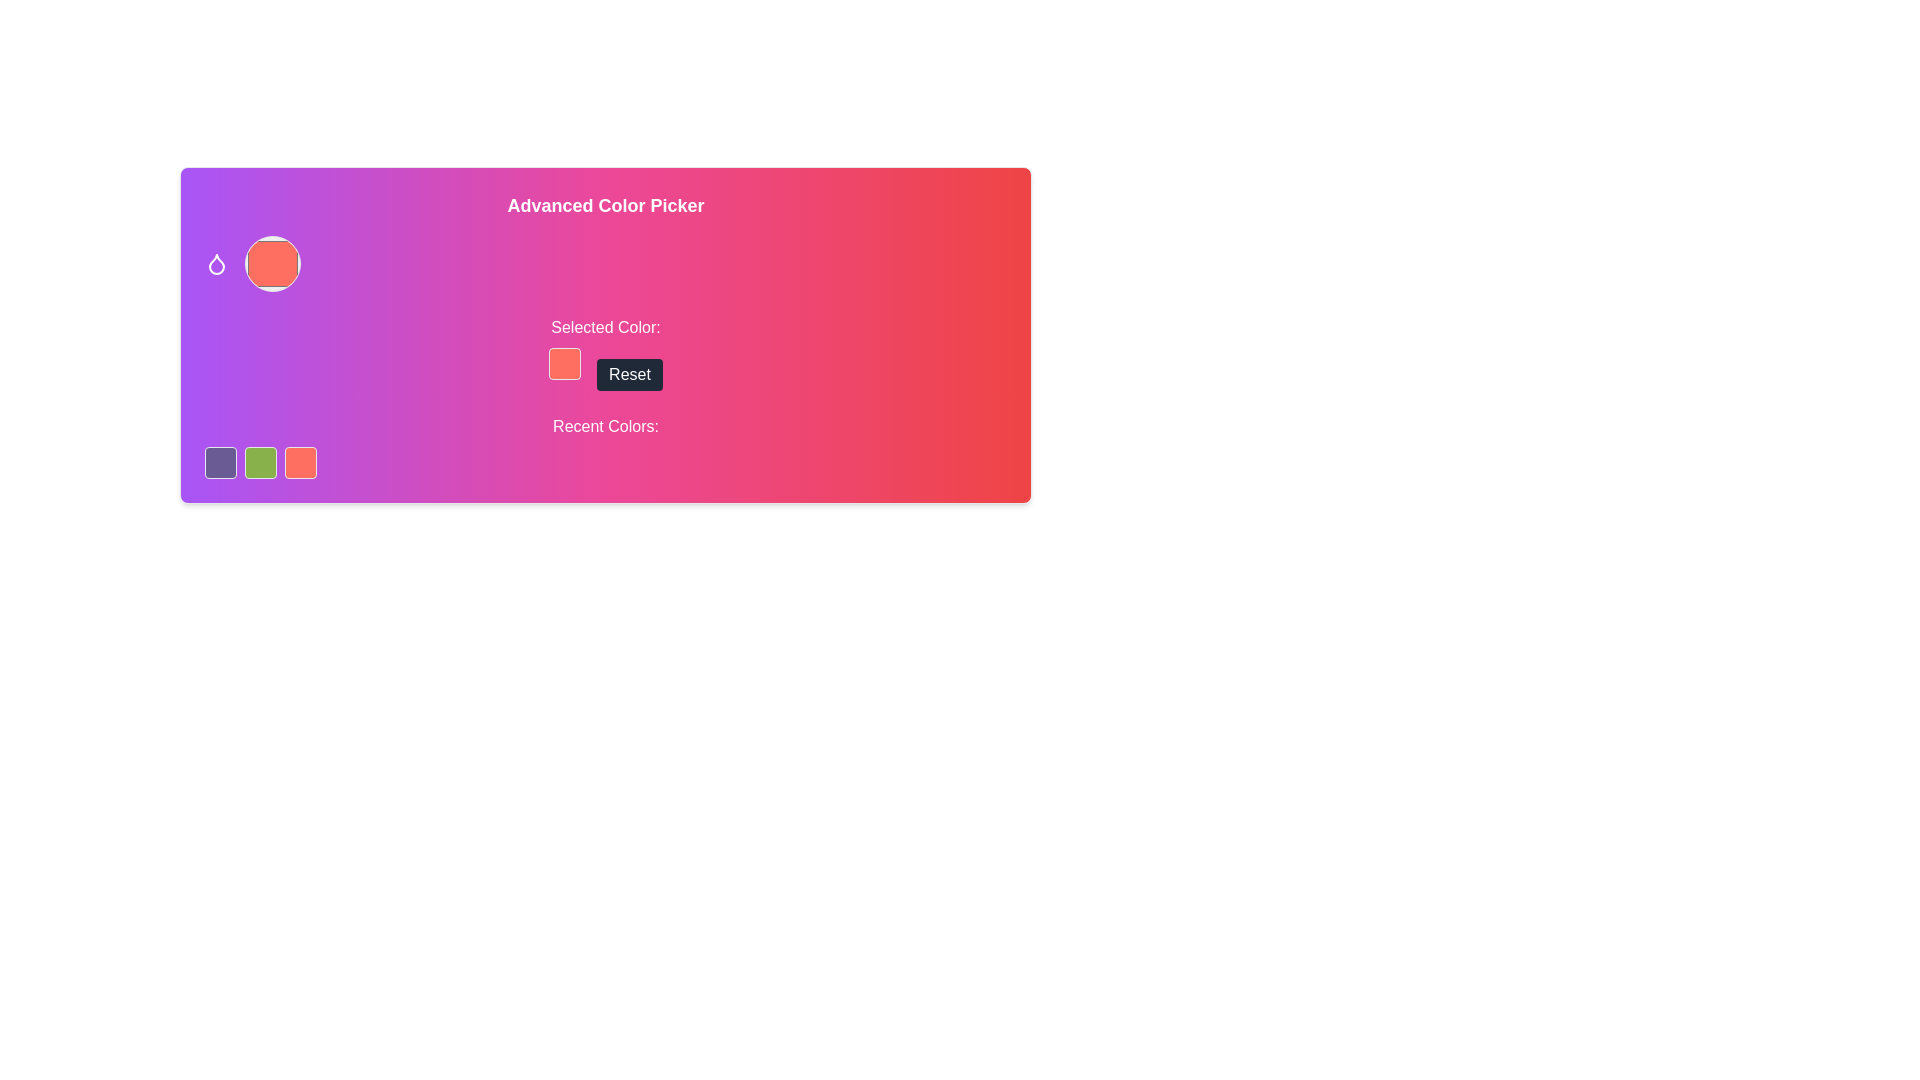  Describe the element at coordinates (604, 352) in the screenshot. I see `style attributes of the 'Reset' button in the Color display section of the 'Advanced Color Picker', which is styled with a dark gray background and has the text 'Reset' centered in white` at that location.